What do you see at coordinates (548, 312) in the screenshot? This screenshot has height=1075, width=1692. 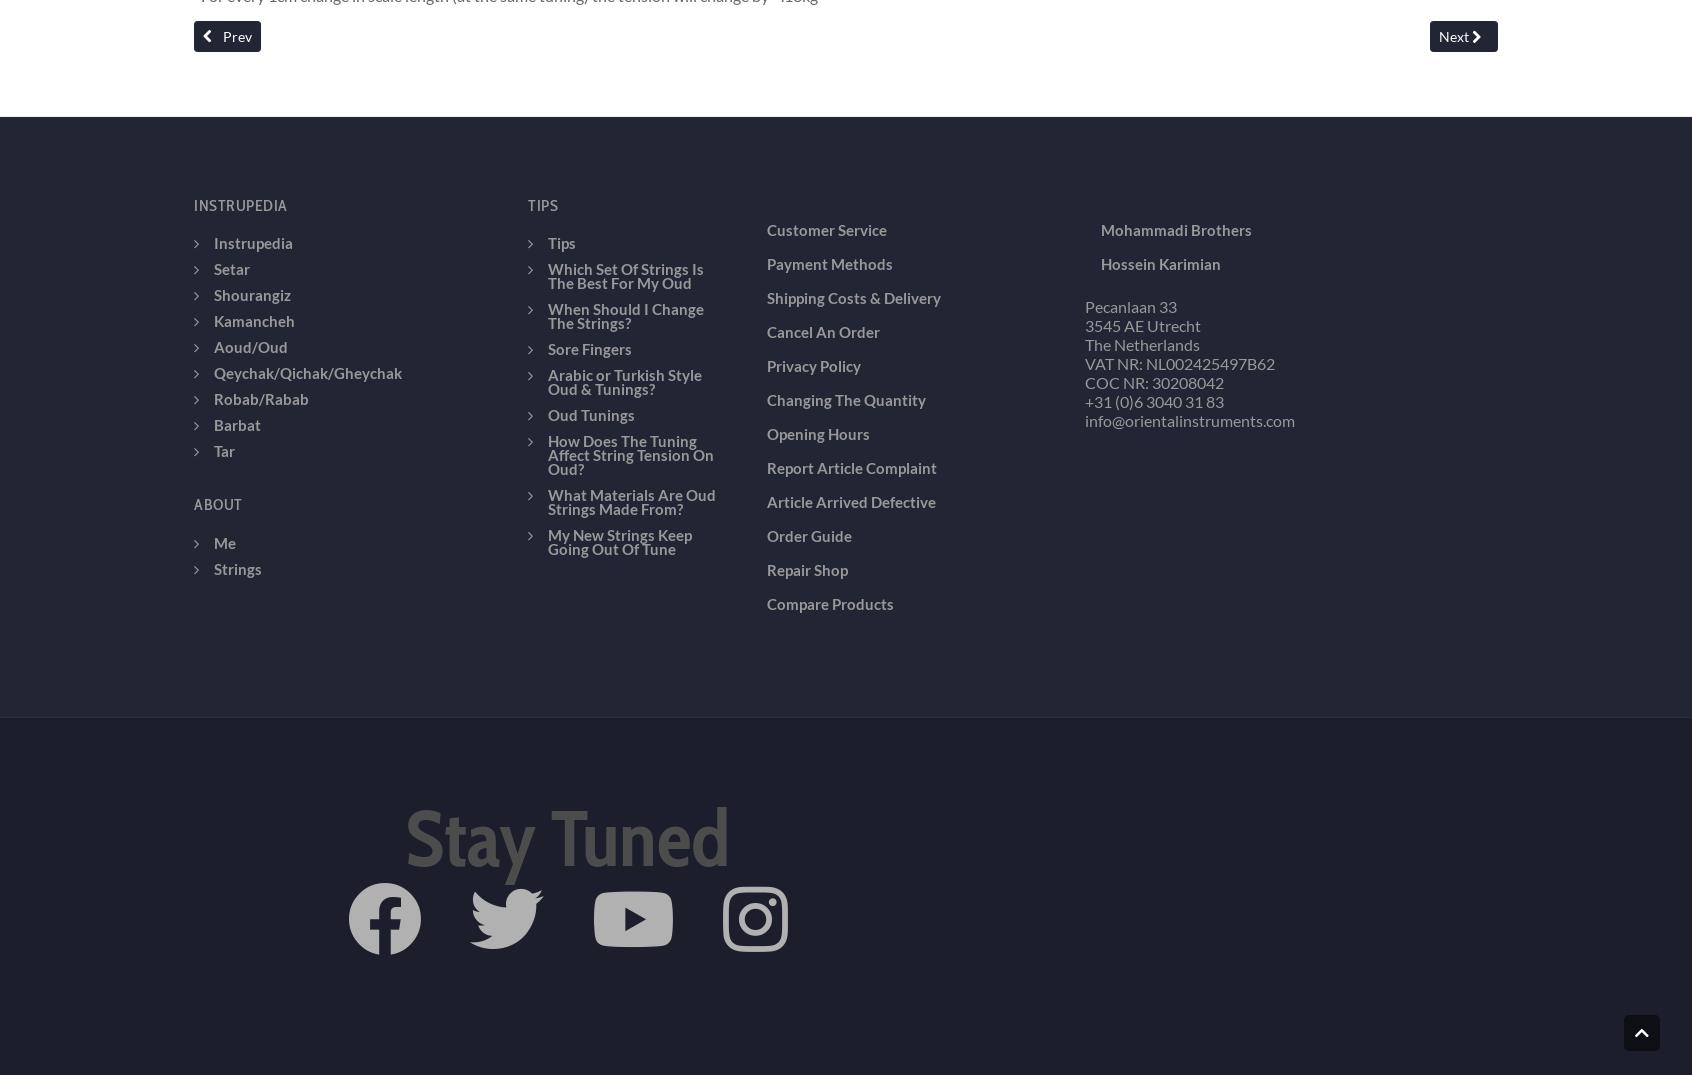 I see `'How Does The Tuning Affect String Tension On Oud?'` at bounding box center [548, 312].